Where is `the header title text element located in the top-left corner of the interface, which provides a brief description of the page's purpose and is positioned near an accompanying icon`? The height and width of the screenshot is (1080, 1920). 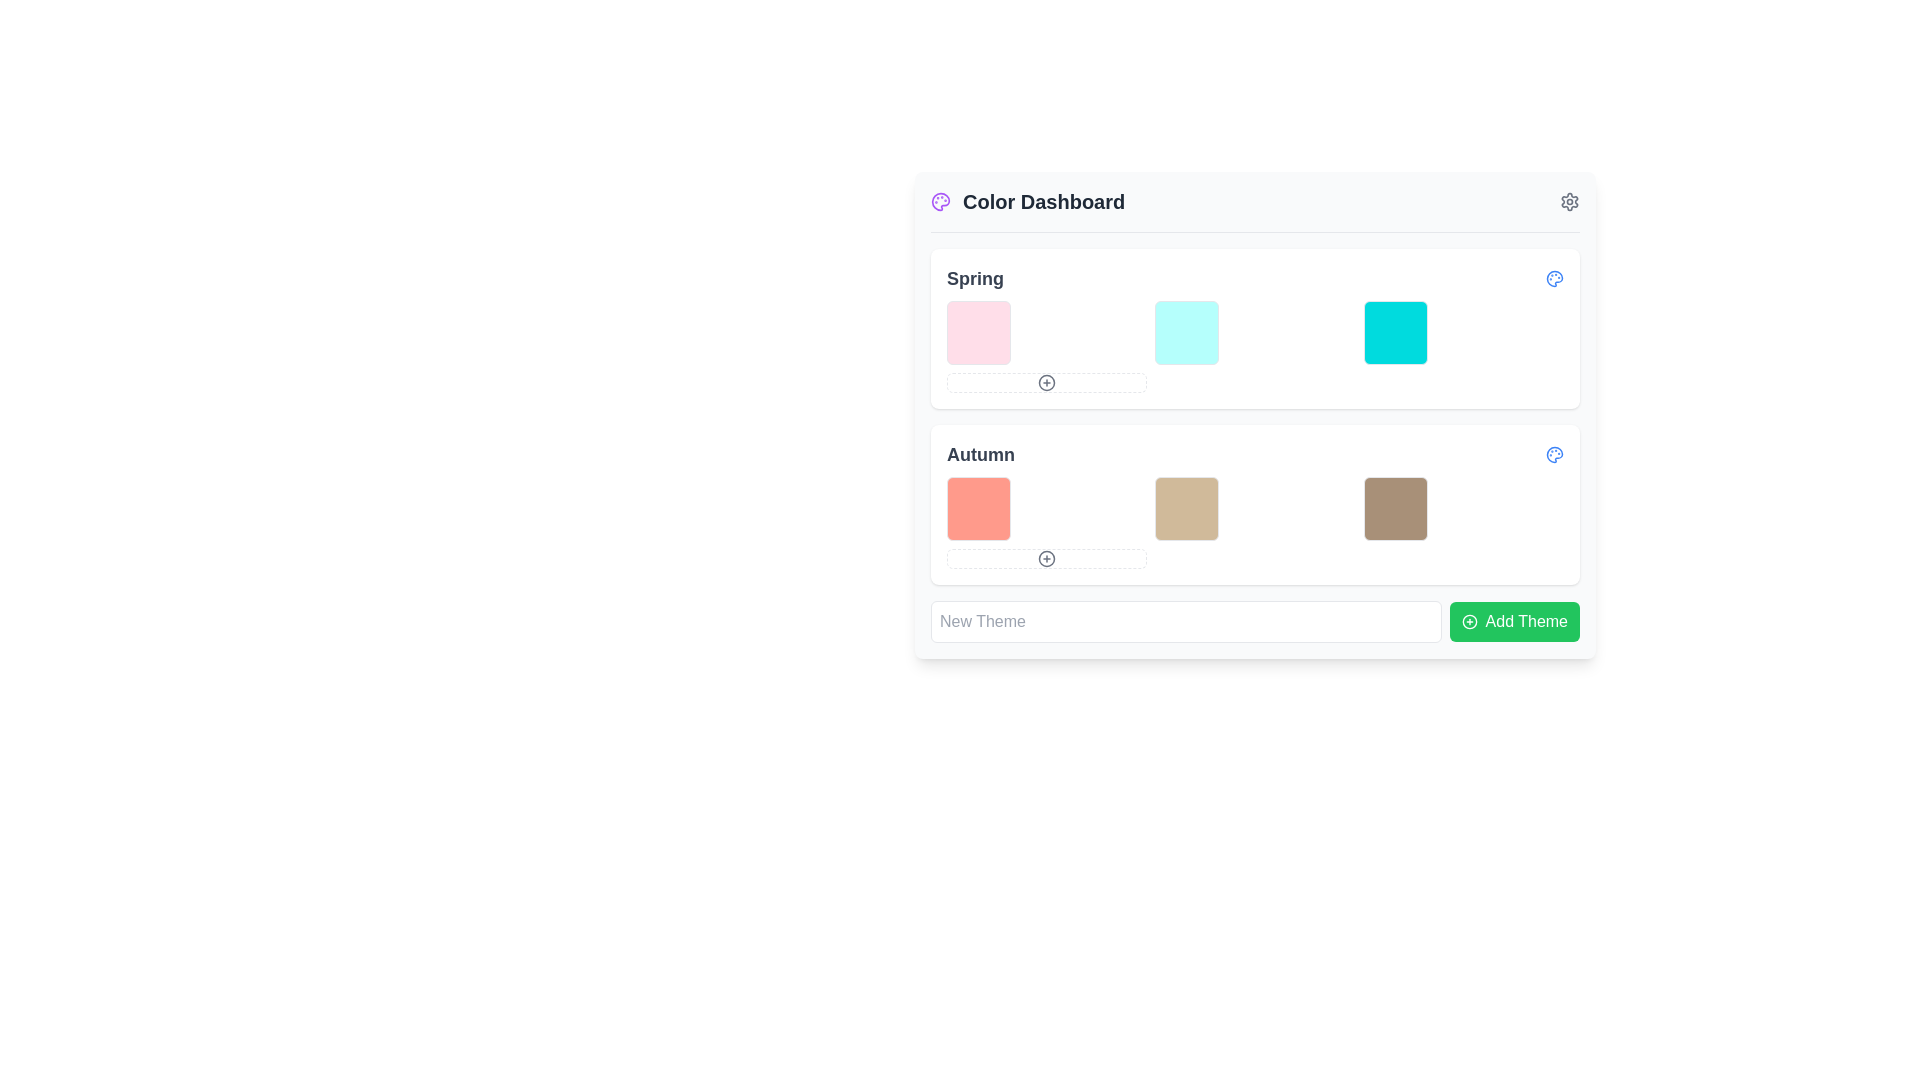
the header title text element located in the top-left corner of the interface, which provides a brief description of the page's purpose and is positioned near an accompanying icon is located at coordinates (1028, 201).